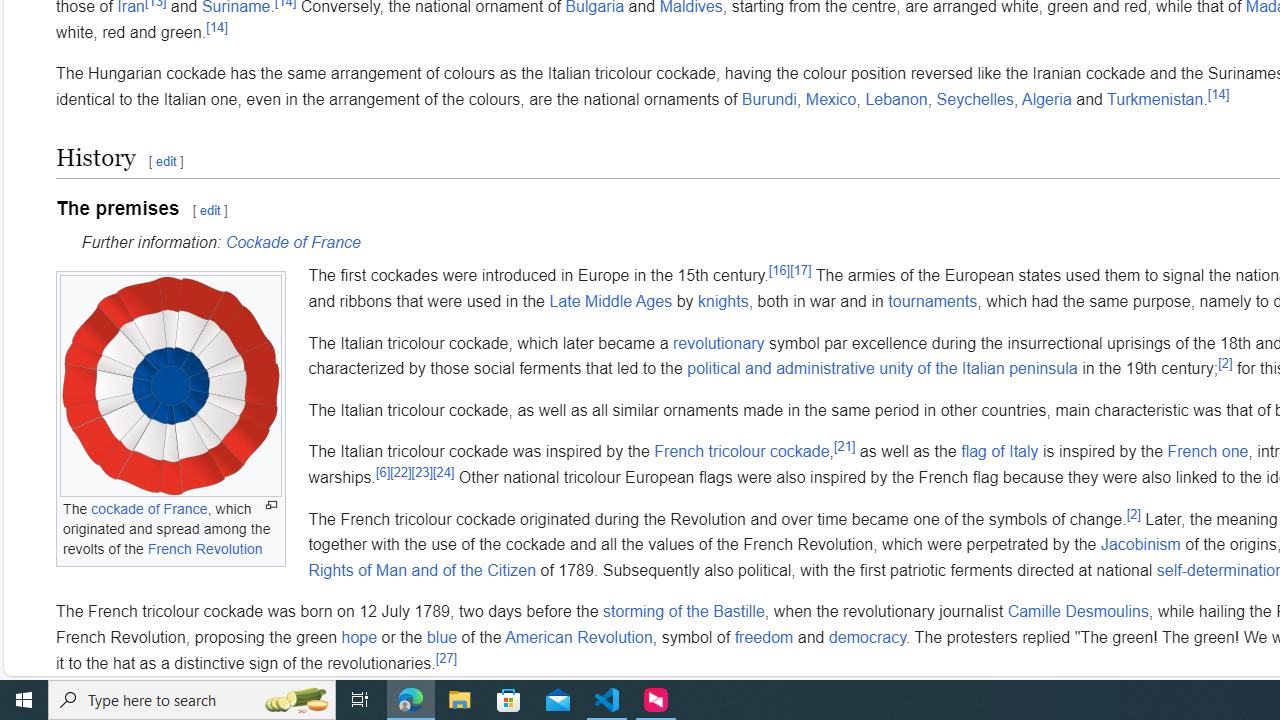 The width and height of the screenshot is (1280, 720). I want to click on 'Class: mw-file-element', so click(170, 386).